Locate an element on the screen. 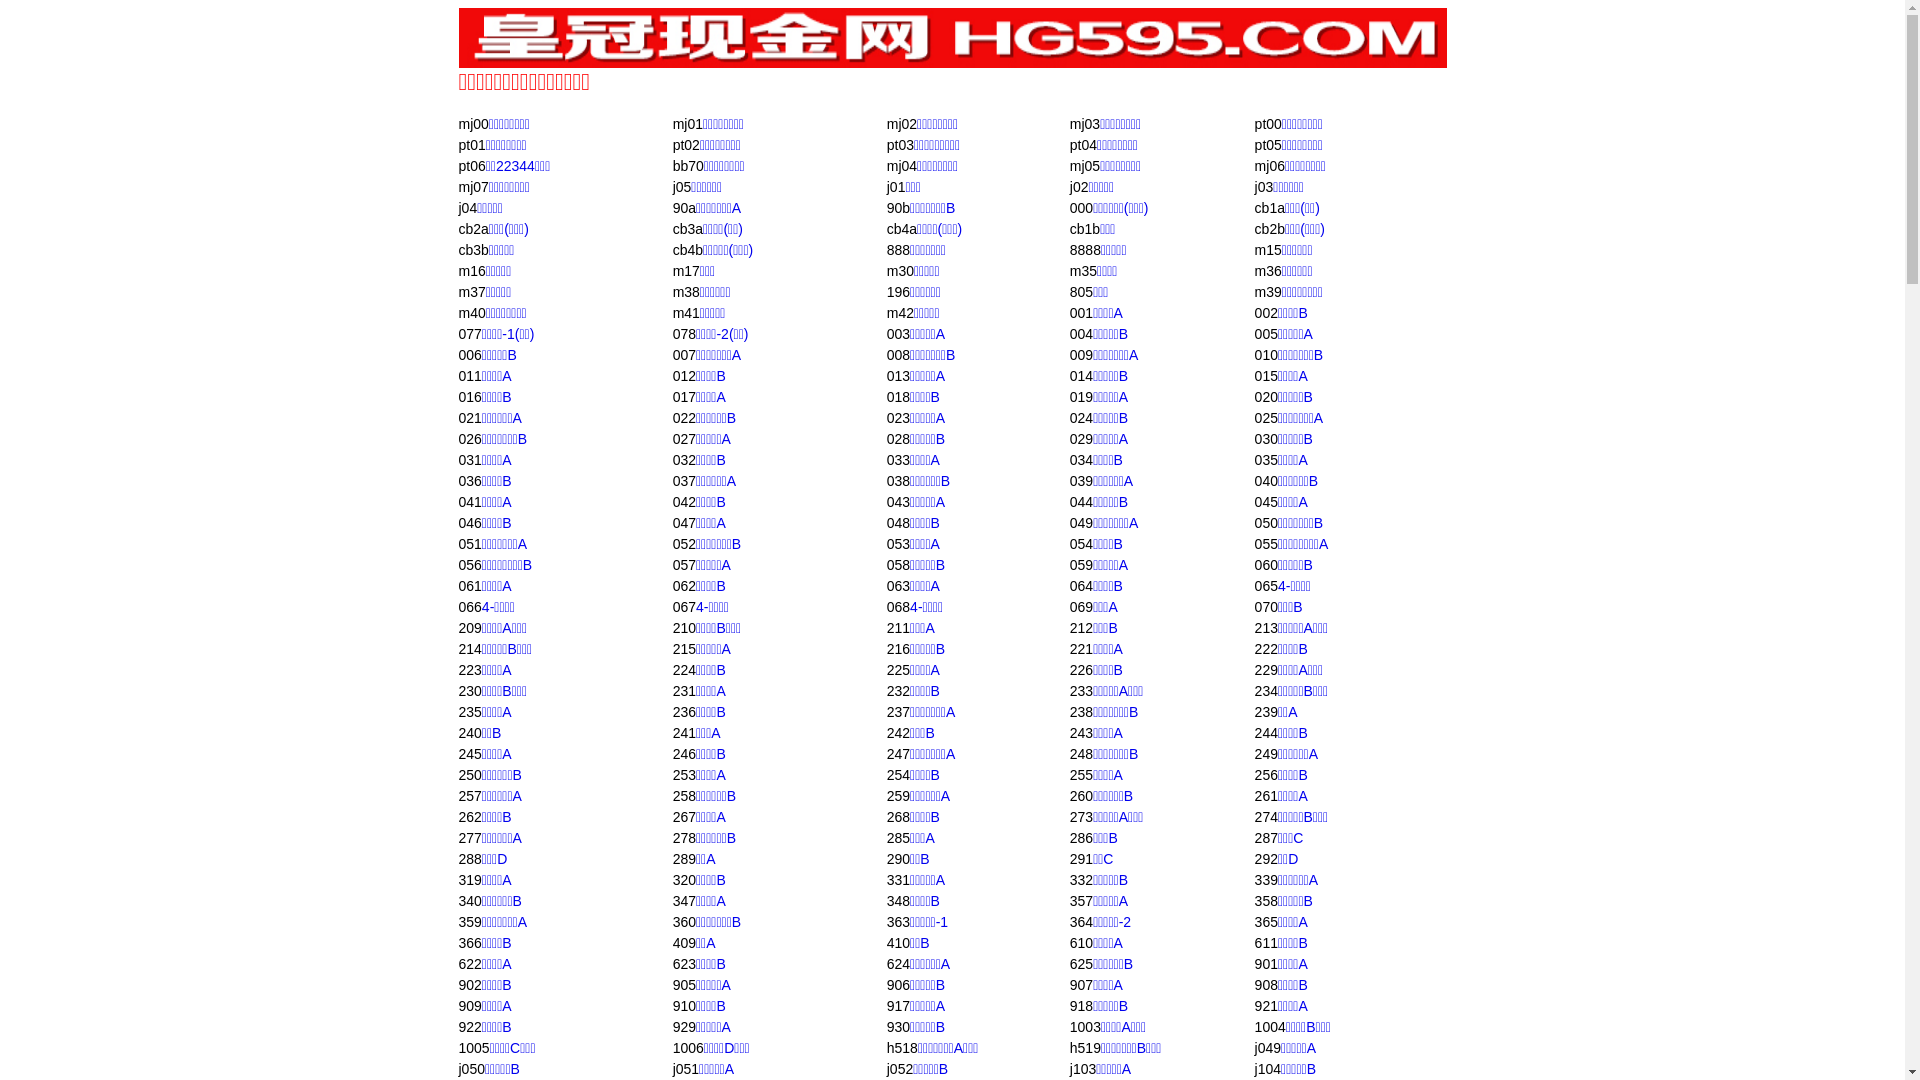  '910' is located at coordinates (684, 1006).